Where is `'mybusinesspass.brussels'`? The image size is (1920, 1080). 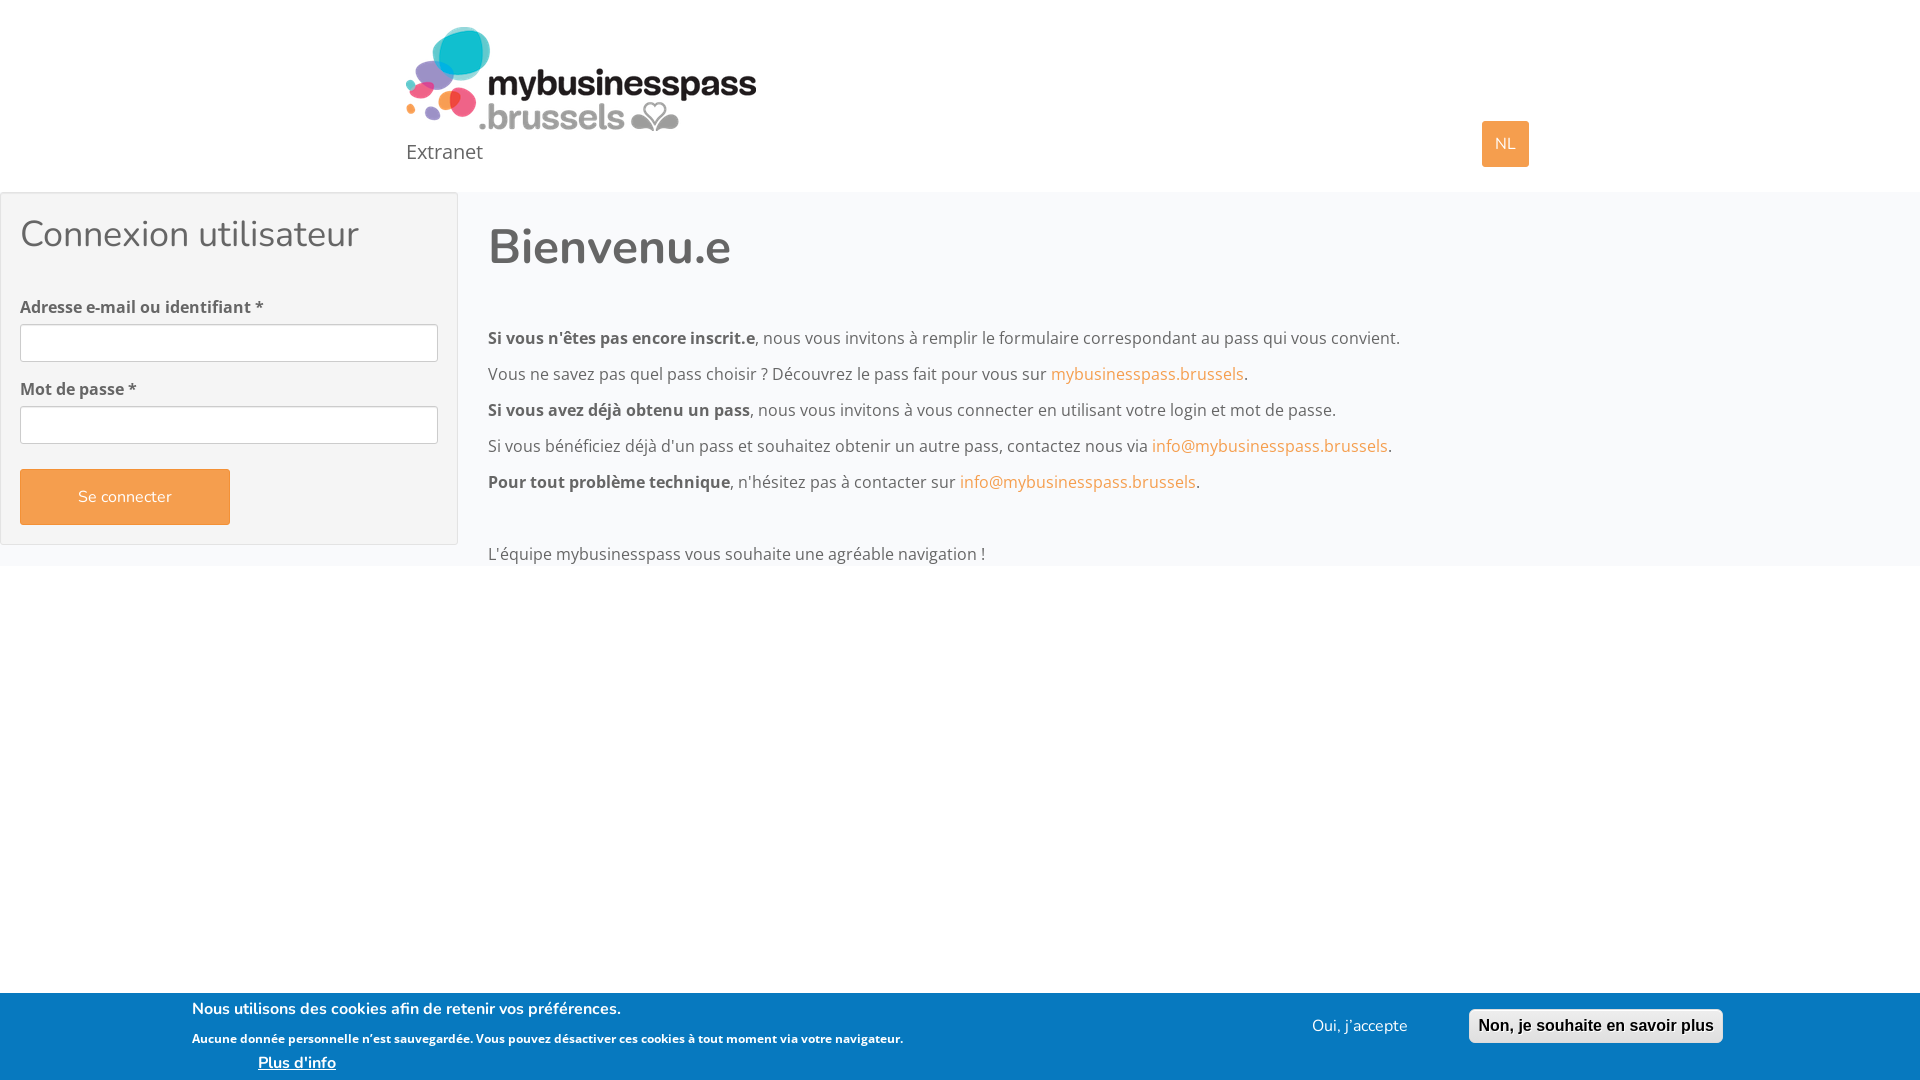 'mybusinesspass.brussels' is located at coordinates (1146, 374).